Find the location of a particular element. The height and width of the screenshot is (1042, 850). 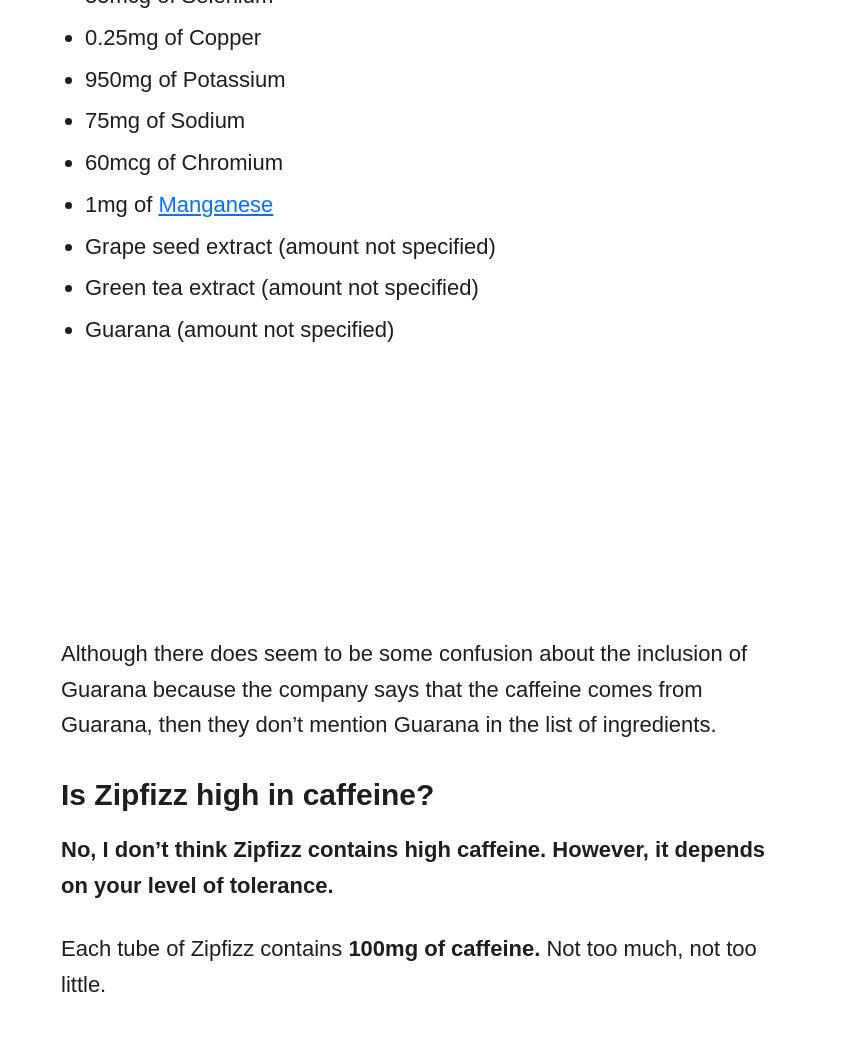

'Although there does seem to be some confusion about the inclusion of Guarana because the company says that the caffeine comes from Guarana, then they don’t mention Guarana in the list of ingredients.' is located at coordinates (61, 688).